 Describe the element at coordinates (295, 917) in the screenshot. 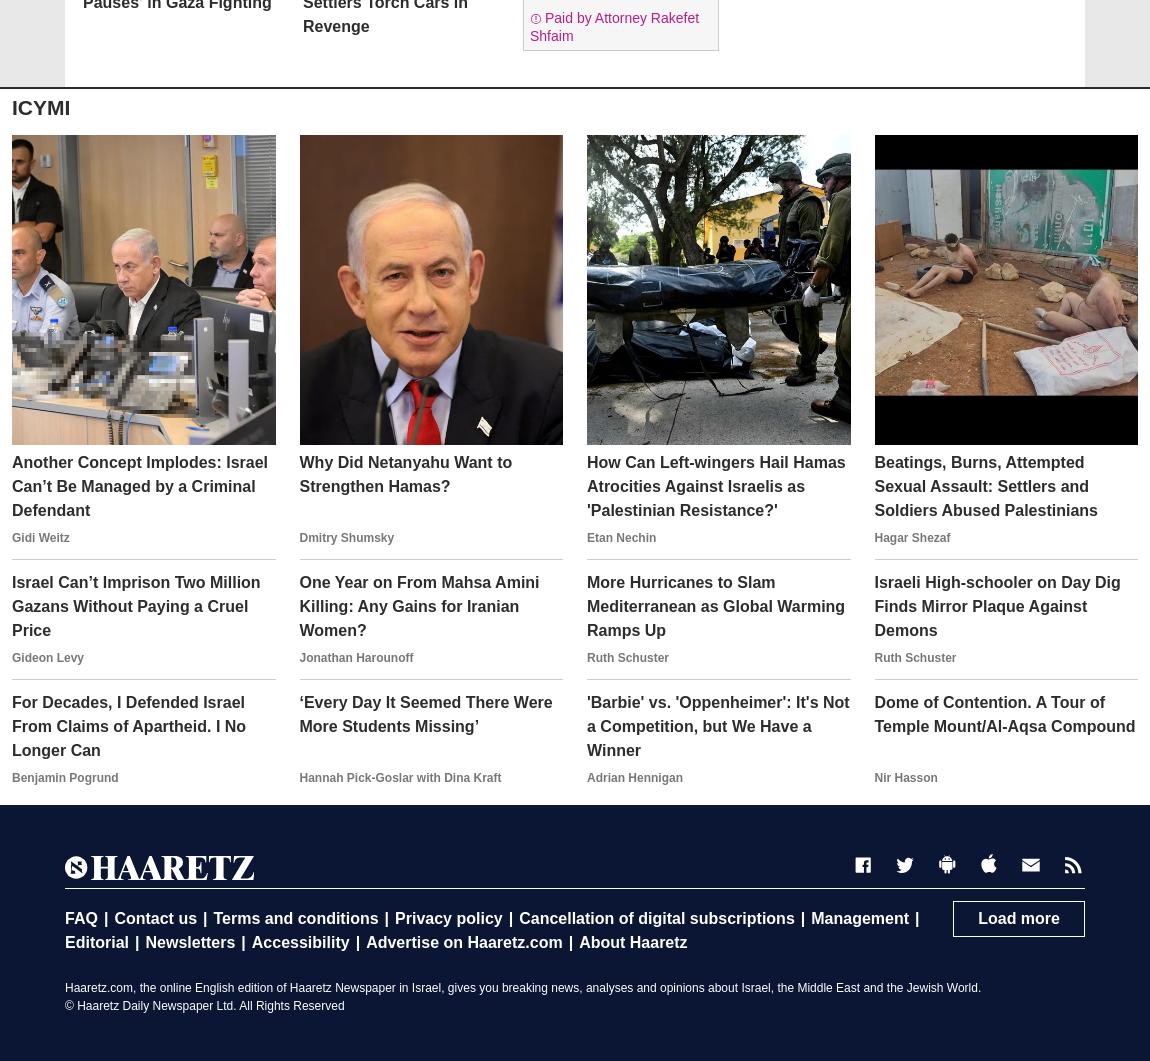

I see `'Terms and conditions'` at that location.